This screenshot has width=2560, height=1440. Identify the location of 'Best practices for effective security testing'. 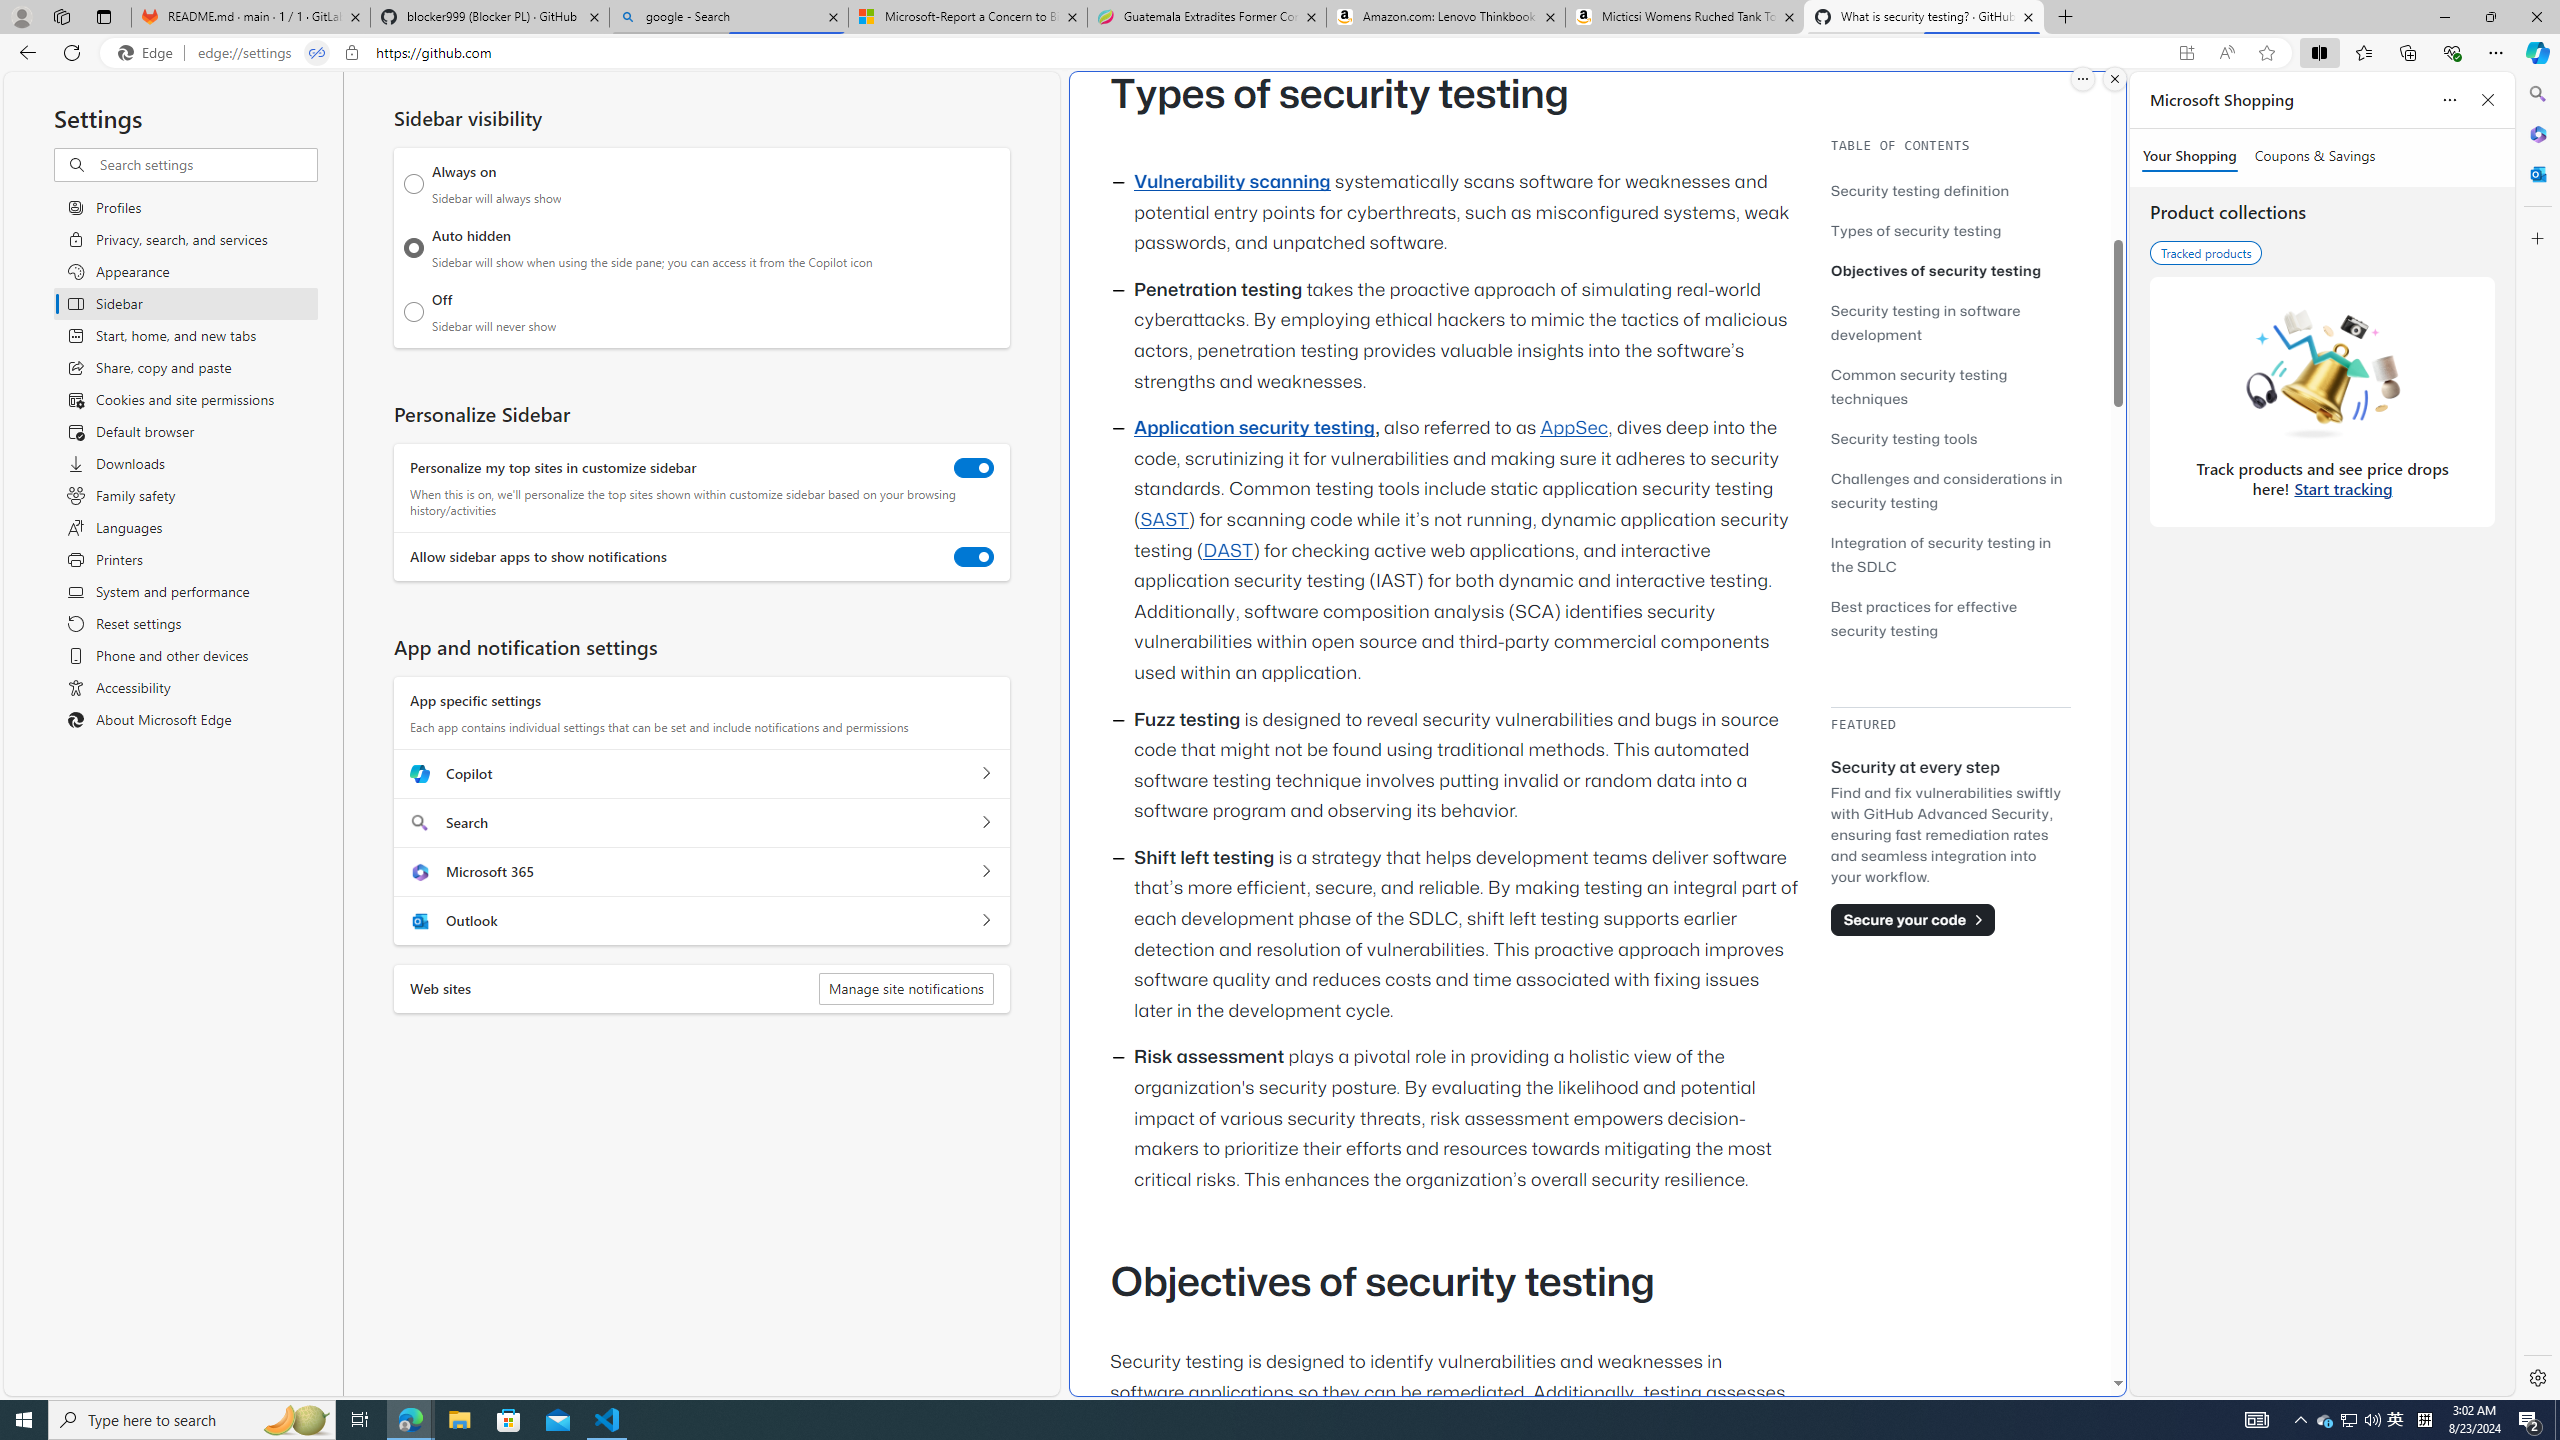
(1923, 617).